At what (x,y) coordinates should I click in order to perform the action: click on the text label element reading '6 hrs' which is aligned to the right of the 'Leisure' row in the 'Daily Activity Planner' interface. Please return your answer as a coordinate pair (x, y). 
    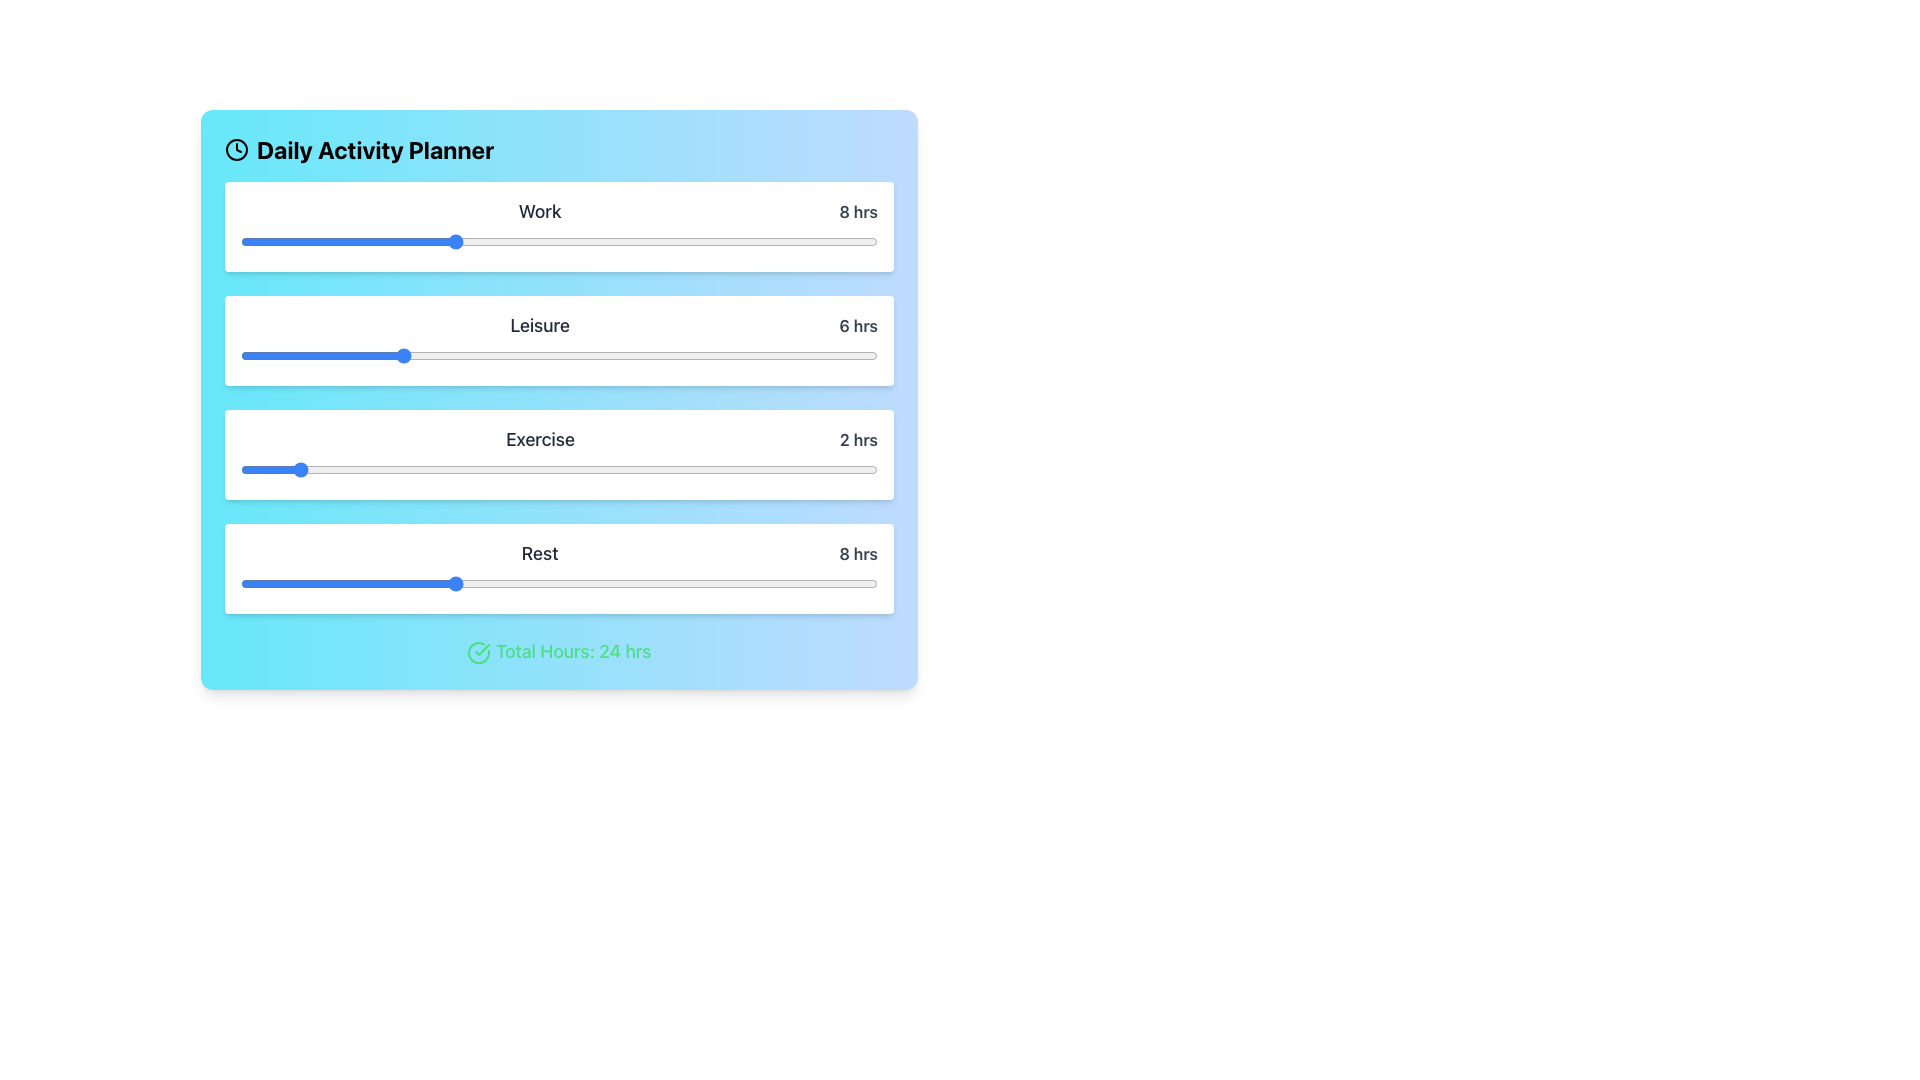
    Looking at the image, I should click on (858, 325).